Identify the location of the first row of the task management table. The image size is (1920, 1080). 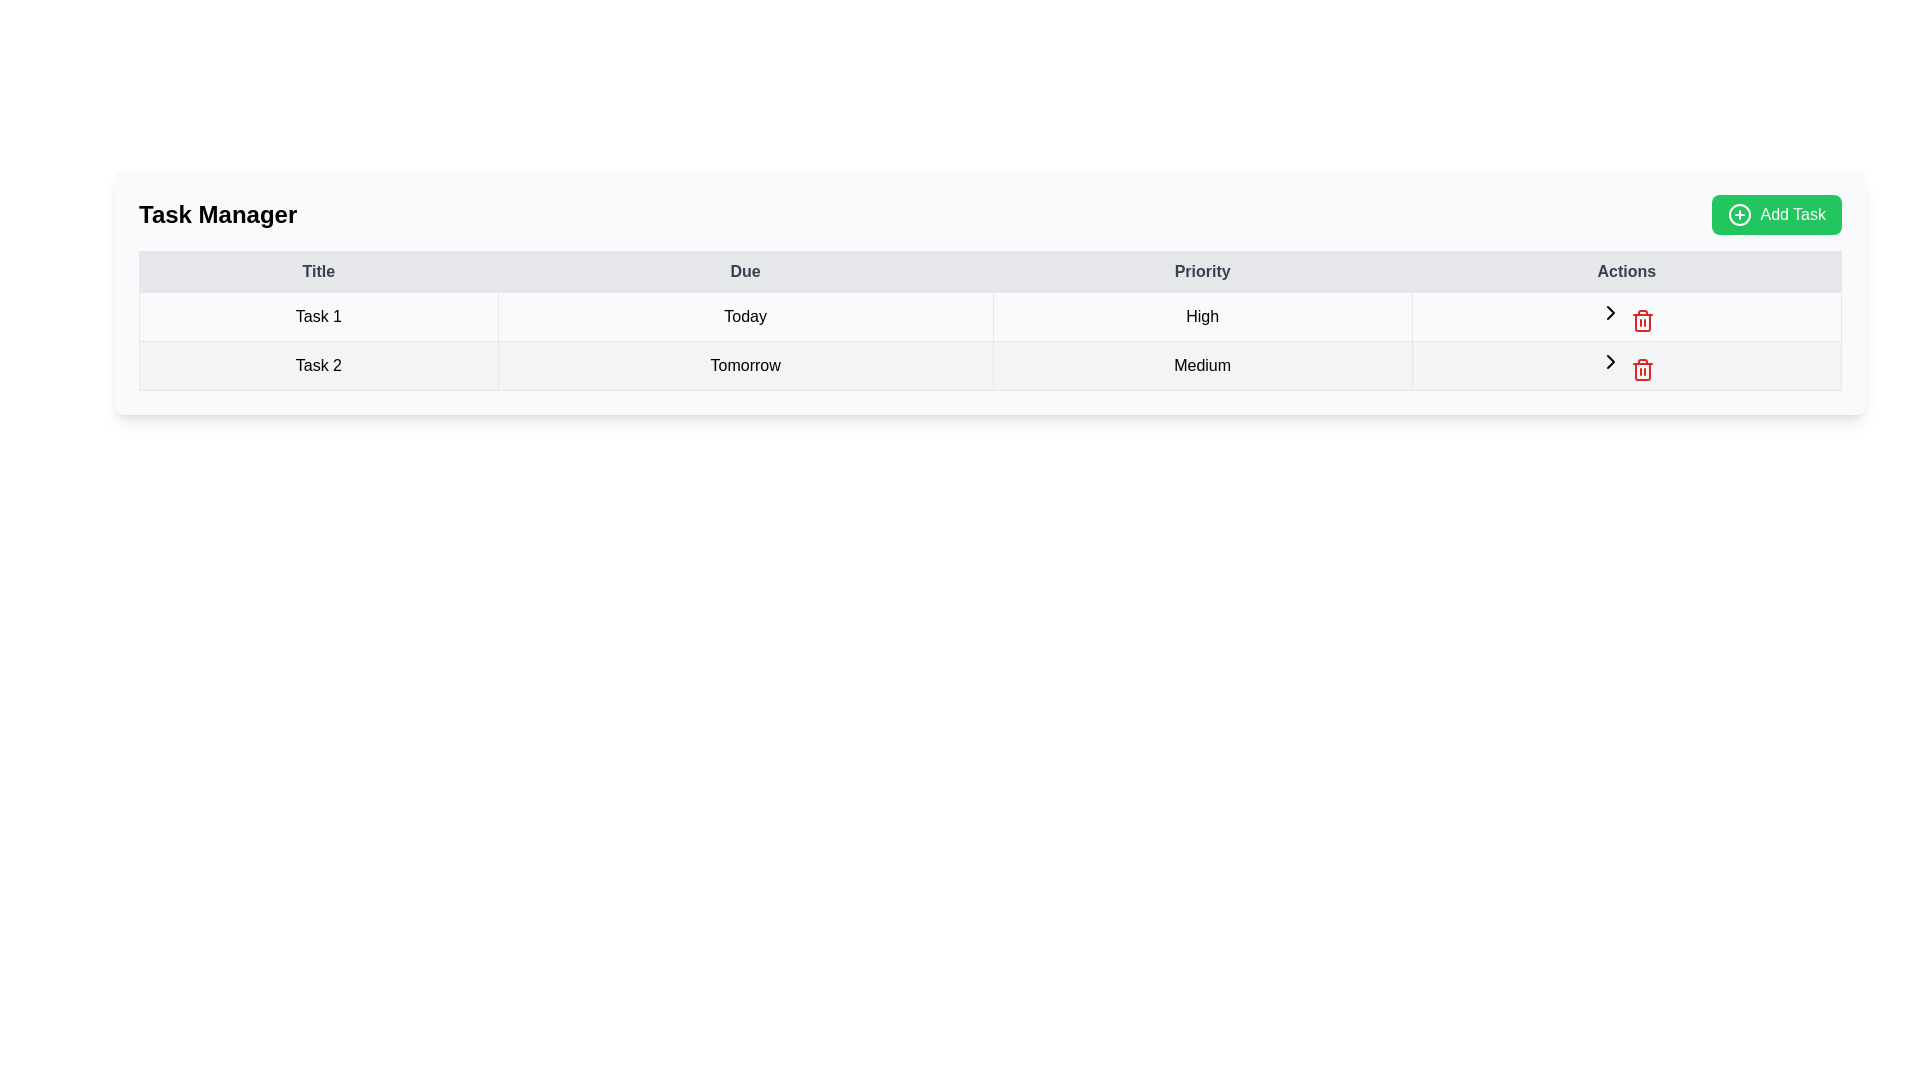
(990, 315).